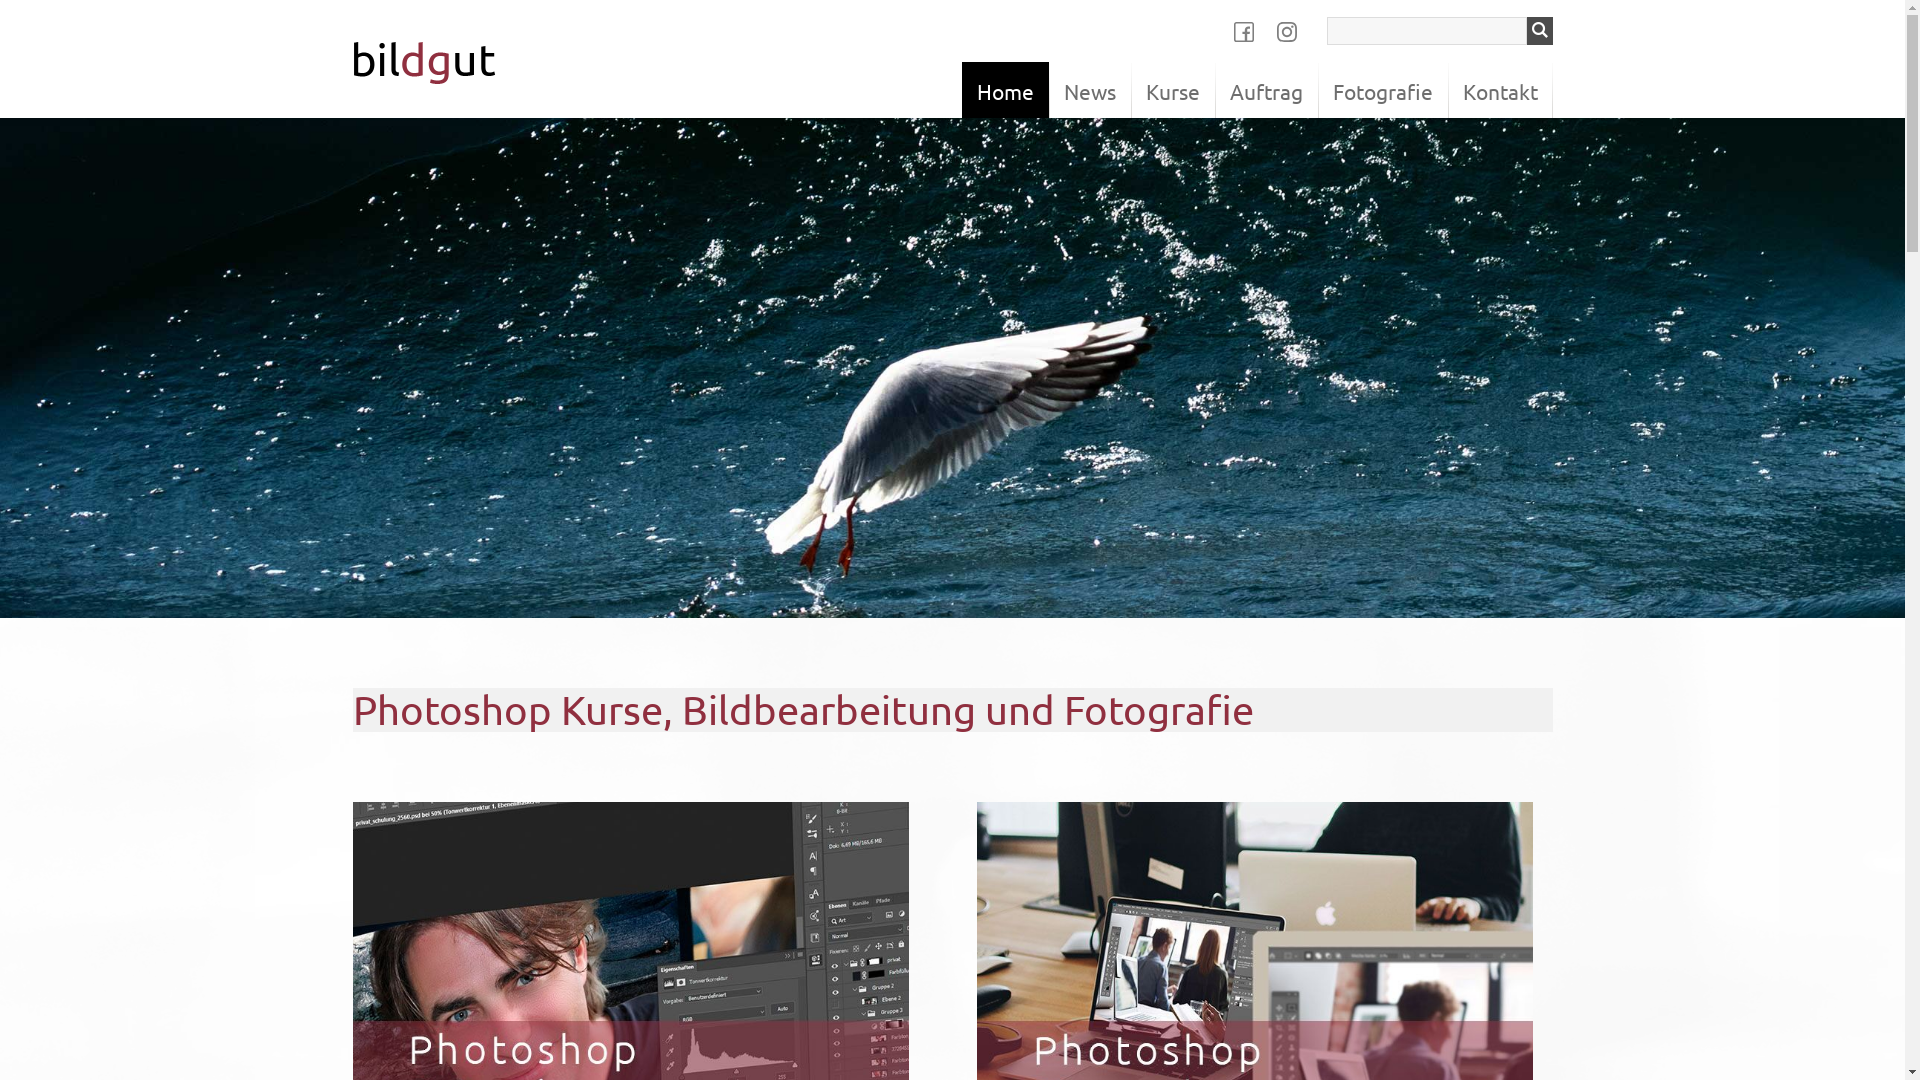  I want to click on 'News', so click(1088, 88).